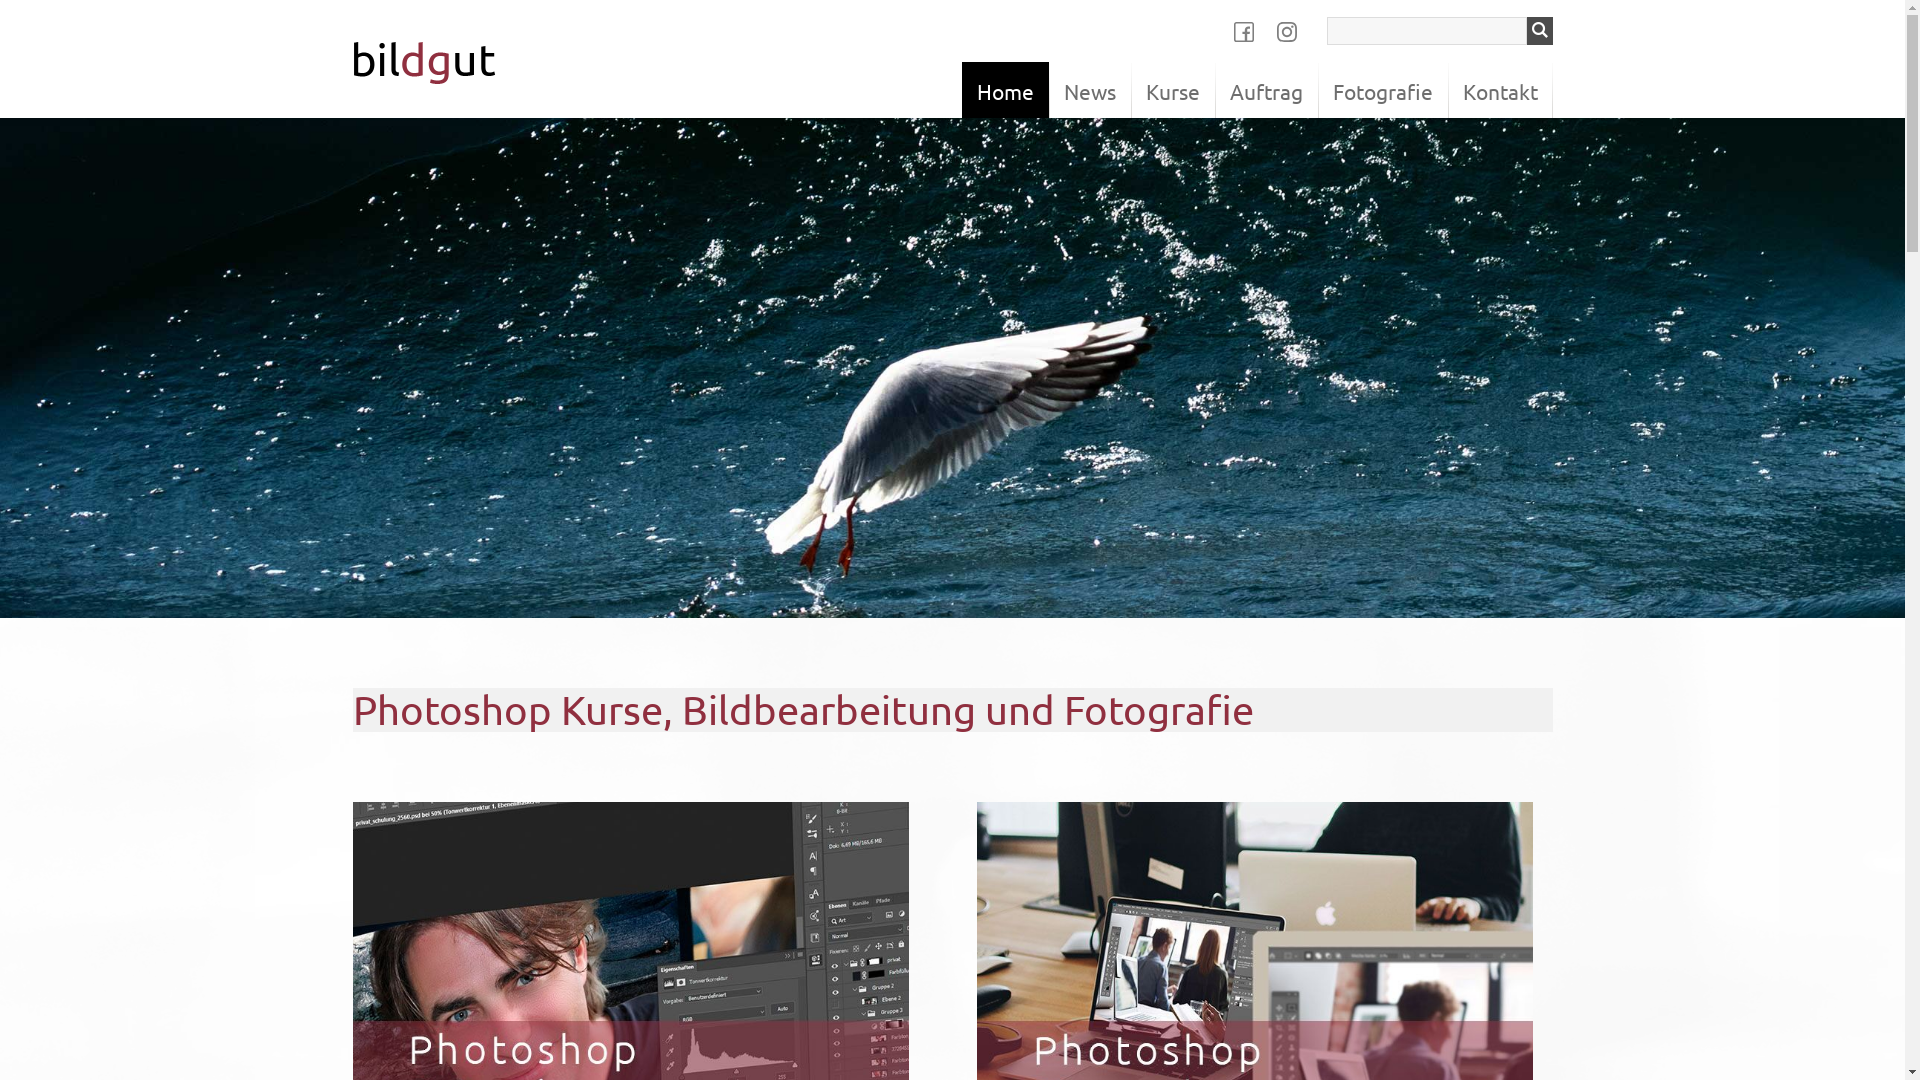  I want to click on 'News', so click(1088, 88).